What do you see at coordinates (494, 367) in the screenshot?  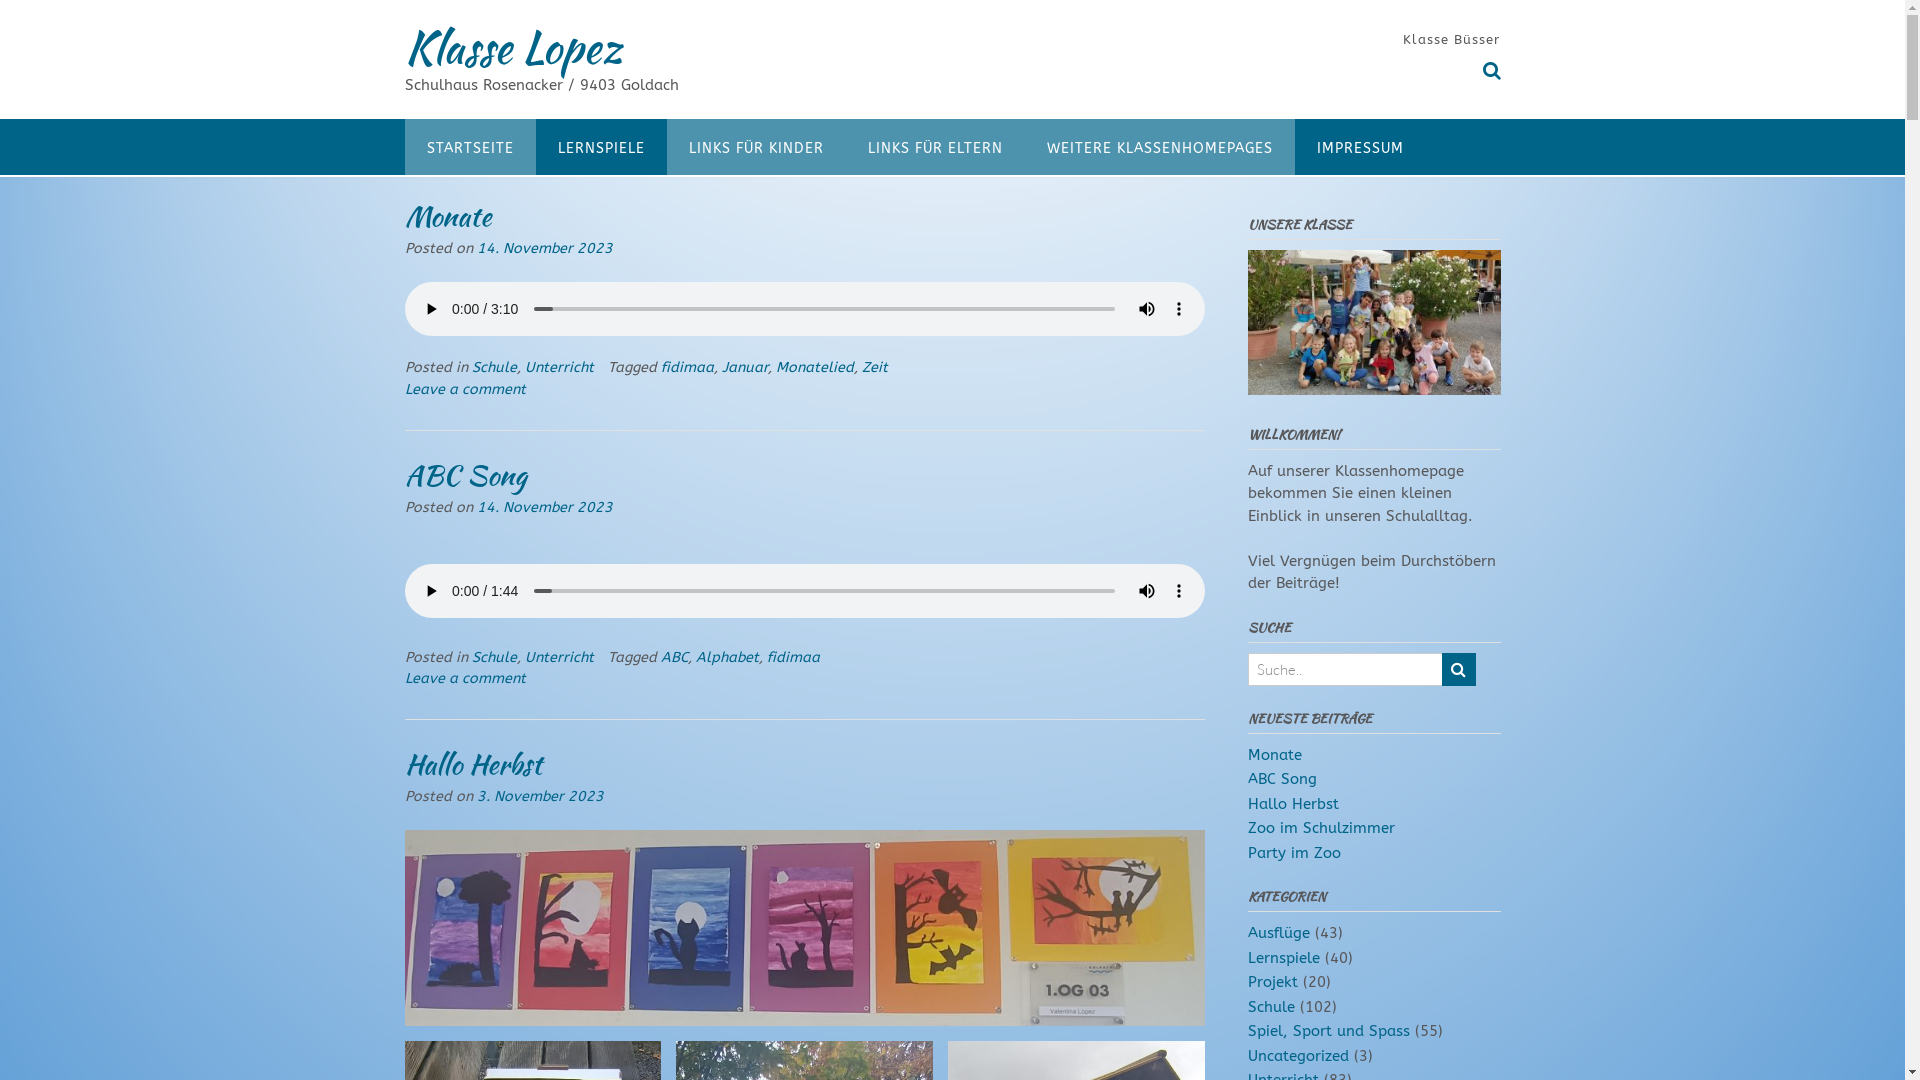 I see `'Schule'` at bounding box center [494, 367].